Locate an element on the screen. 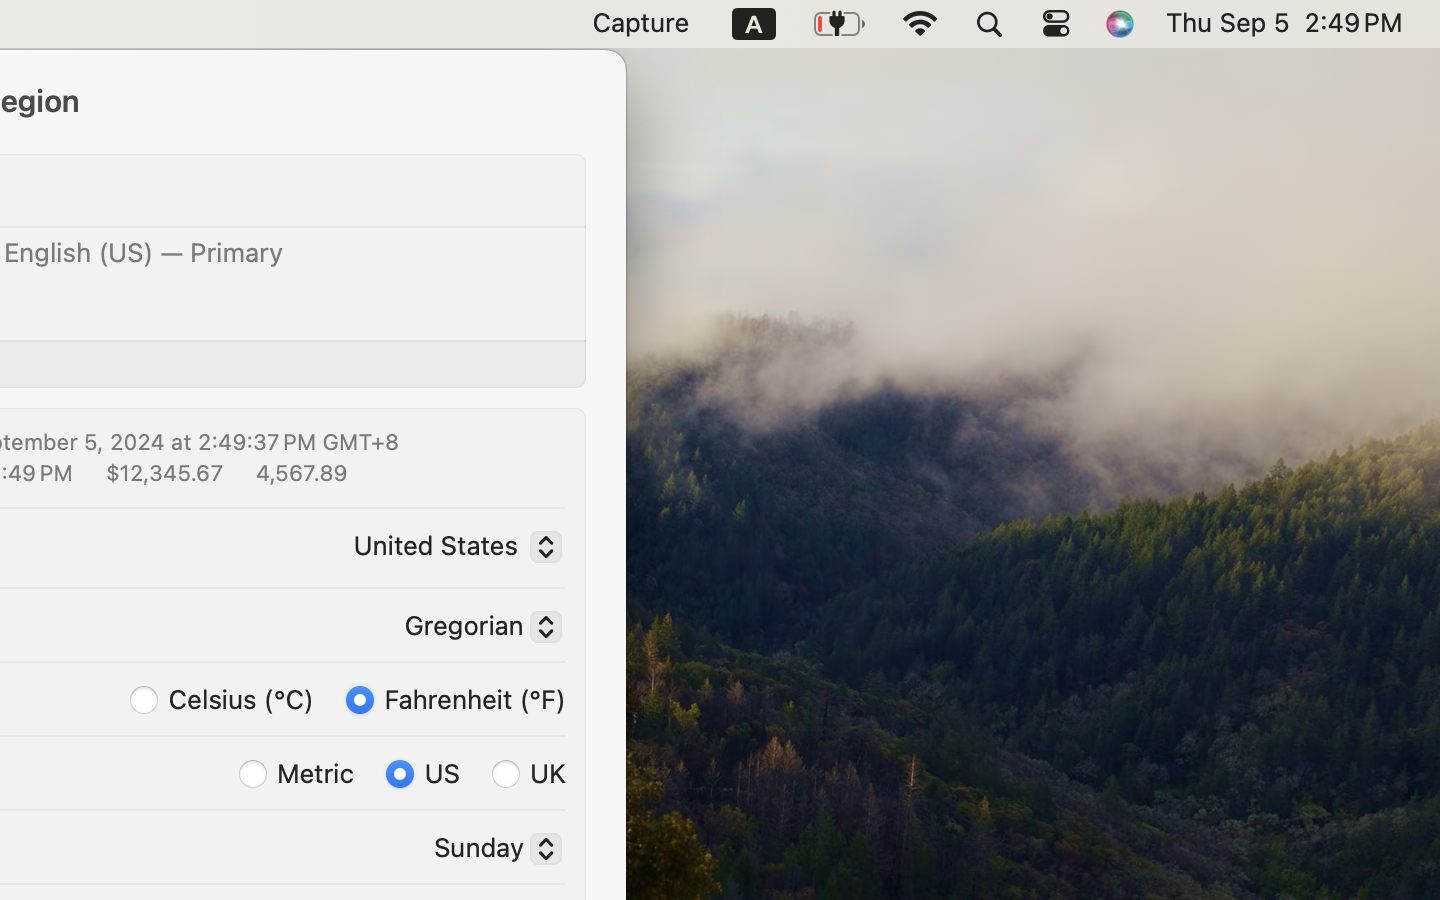 This screenshot has height=900, width=1440. '4,567.89' is located at coordinates (298, 470).